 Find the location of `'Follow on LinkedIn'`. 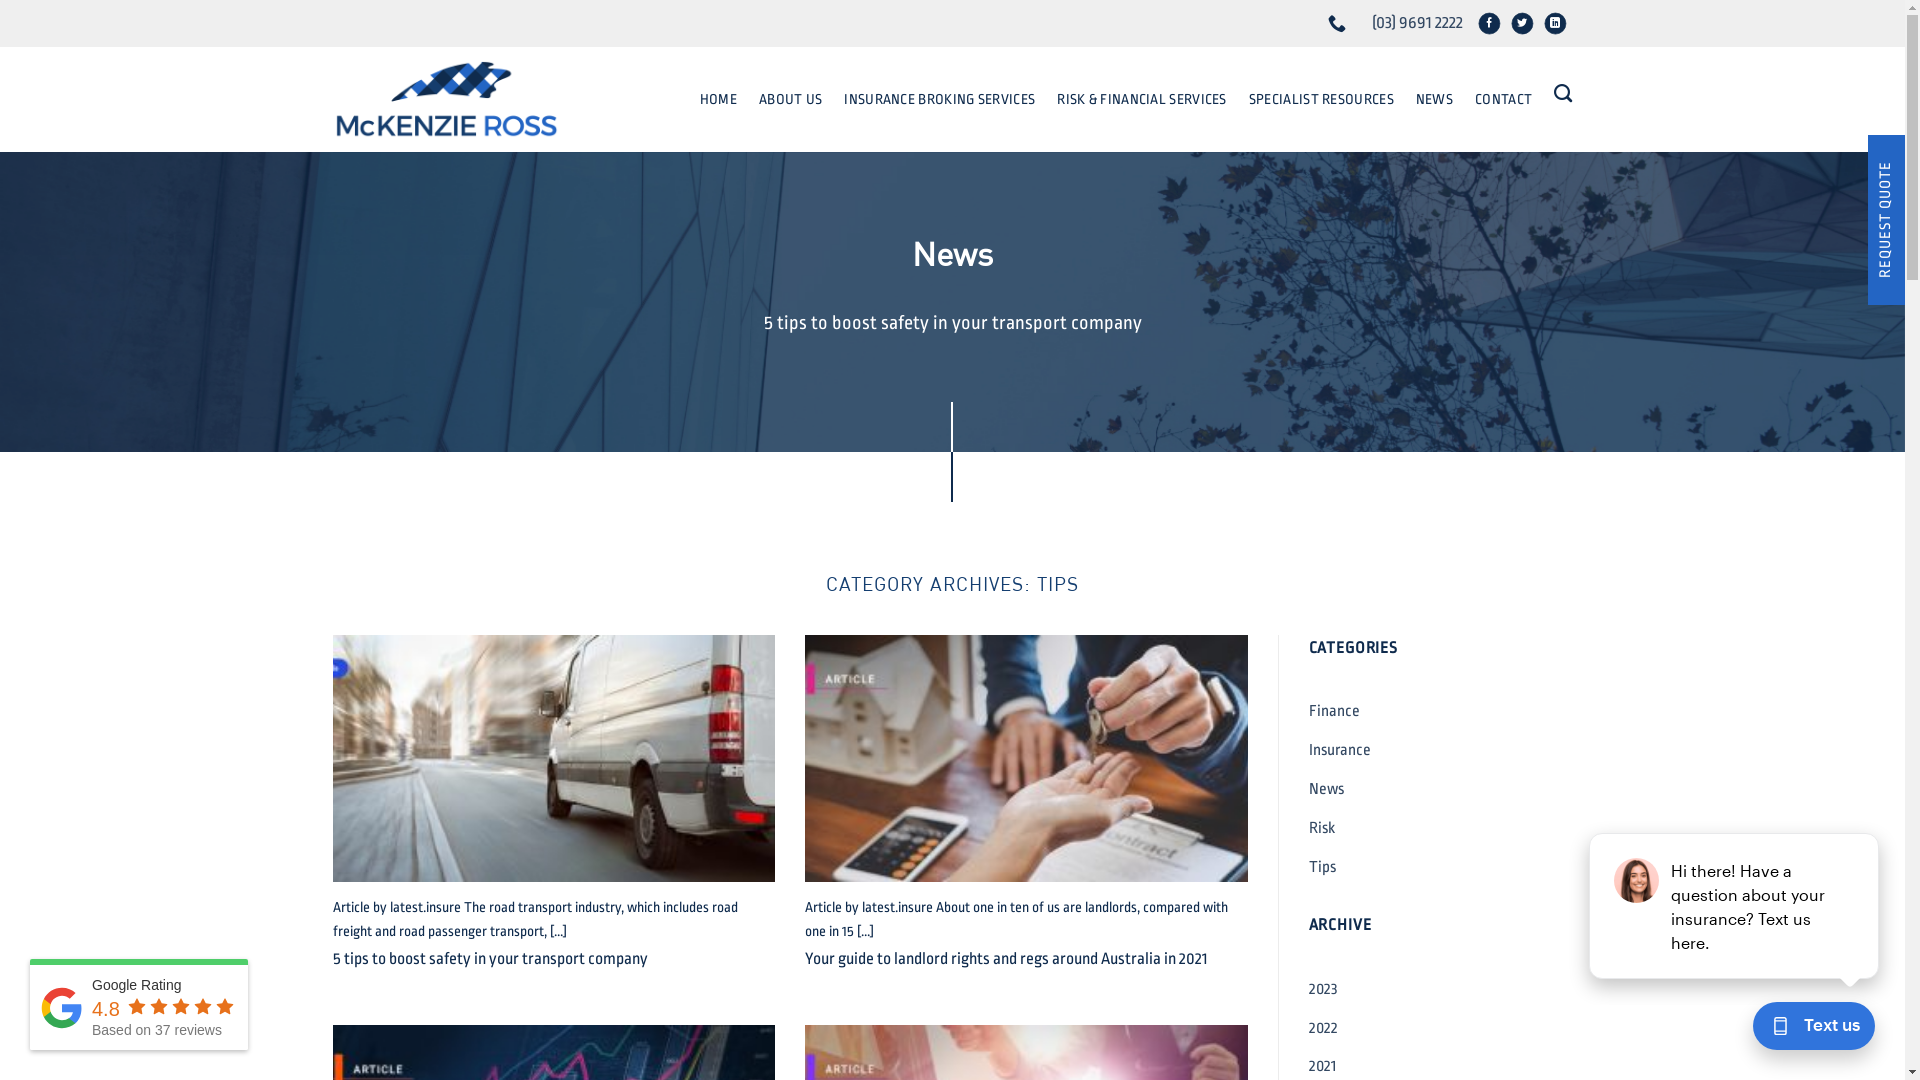

'Follow on LinkedIn' is located at coordinates (1559, 27).